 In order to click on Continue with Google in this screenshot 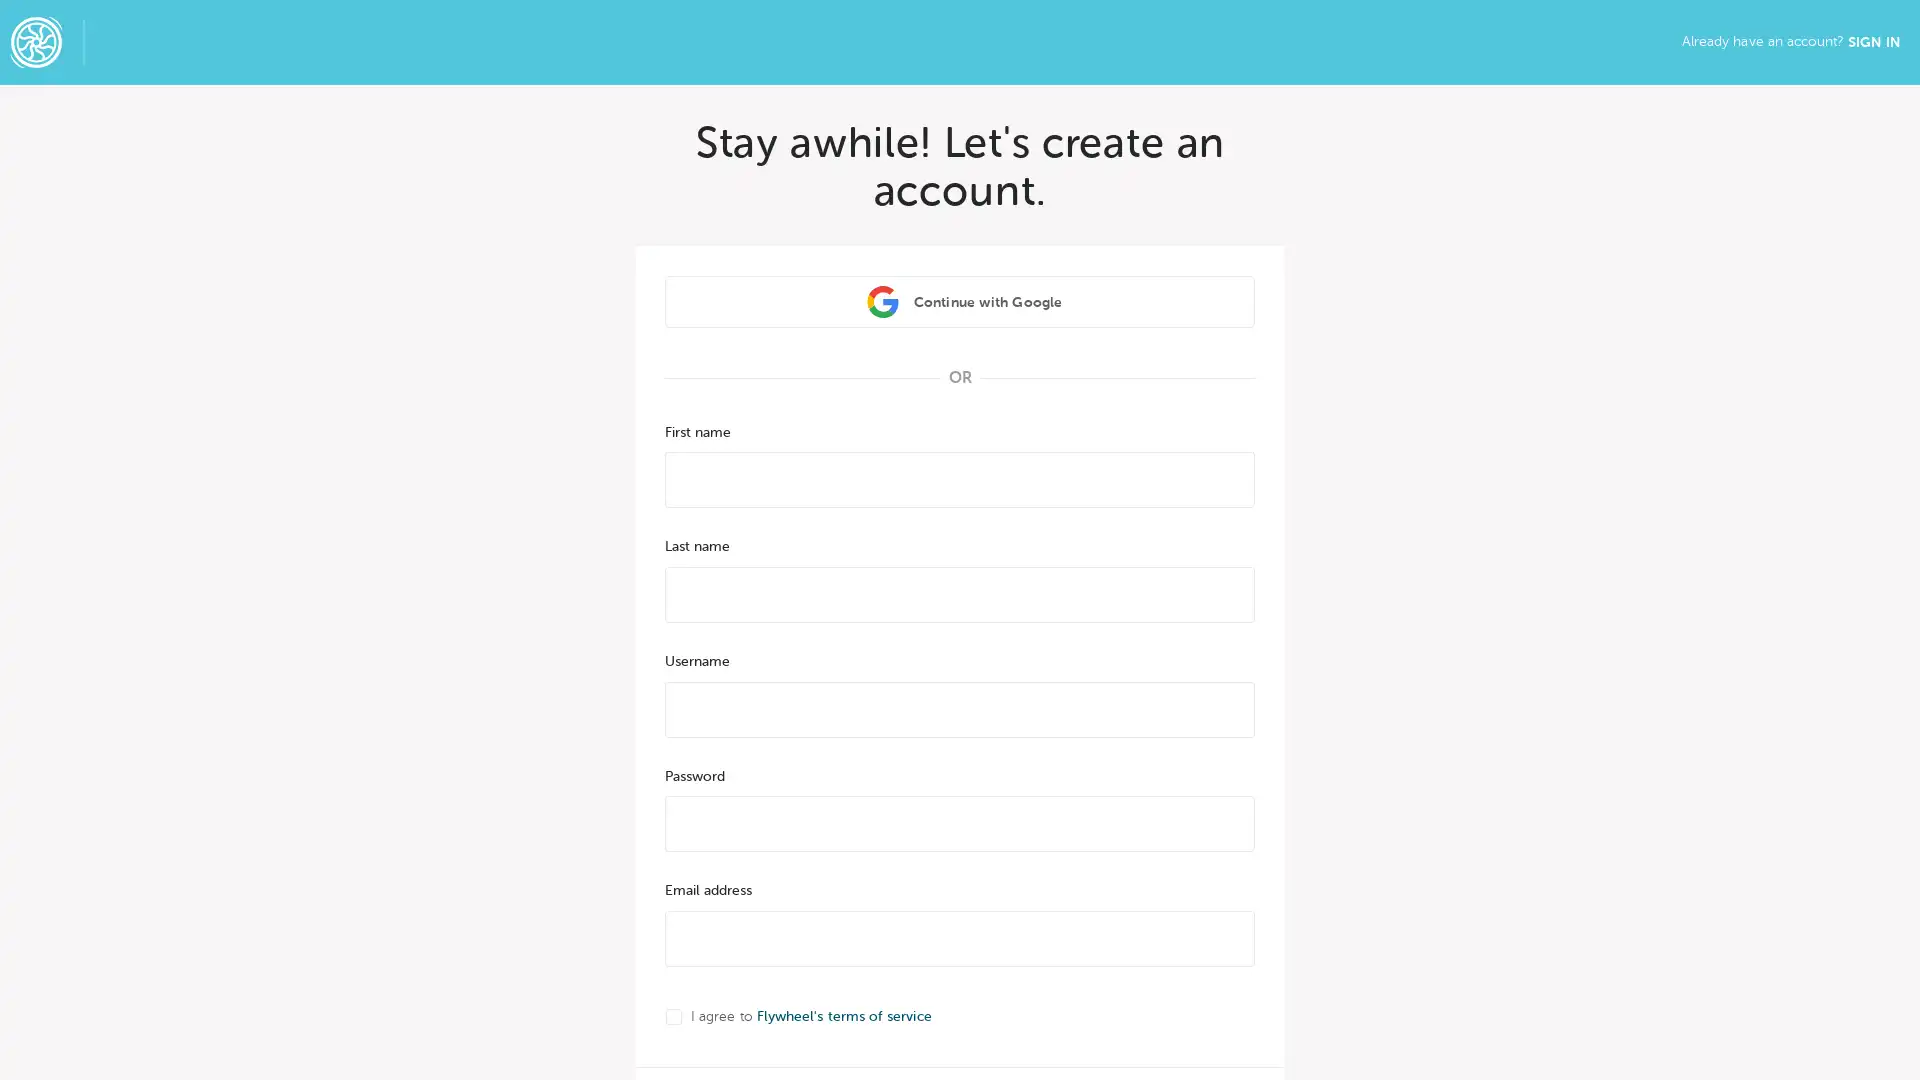, I will do `click(960, 300)`.